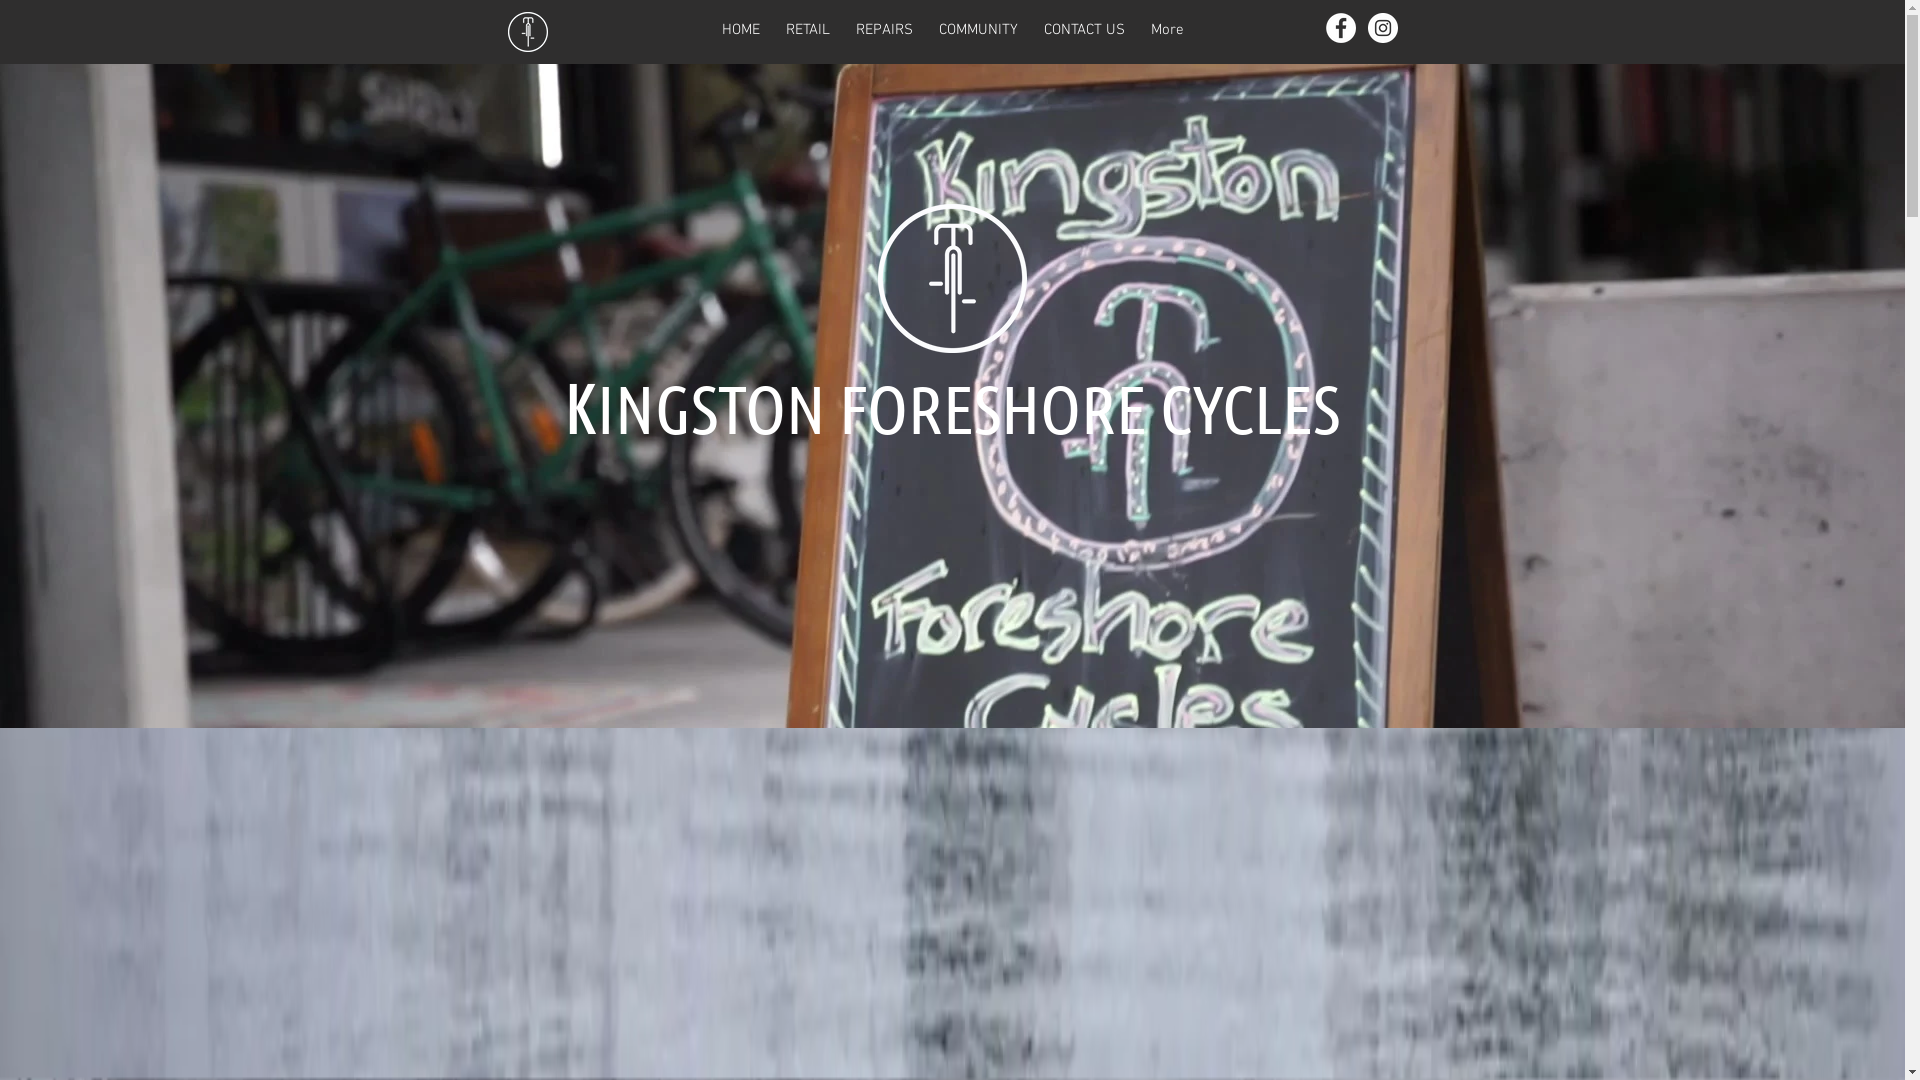 This screenshot has height=1080, width=1920. What do you see at coordinates (1082, 31) in the screenshot?
I see `'CONTACT US'` at bounding box center [1082, 31].